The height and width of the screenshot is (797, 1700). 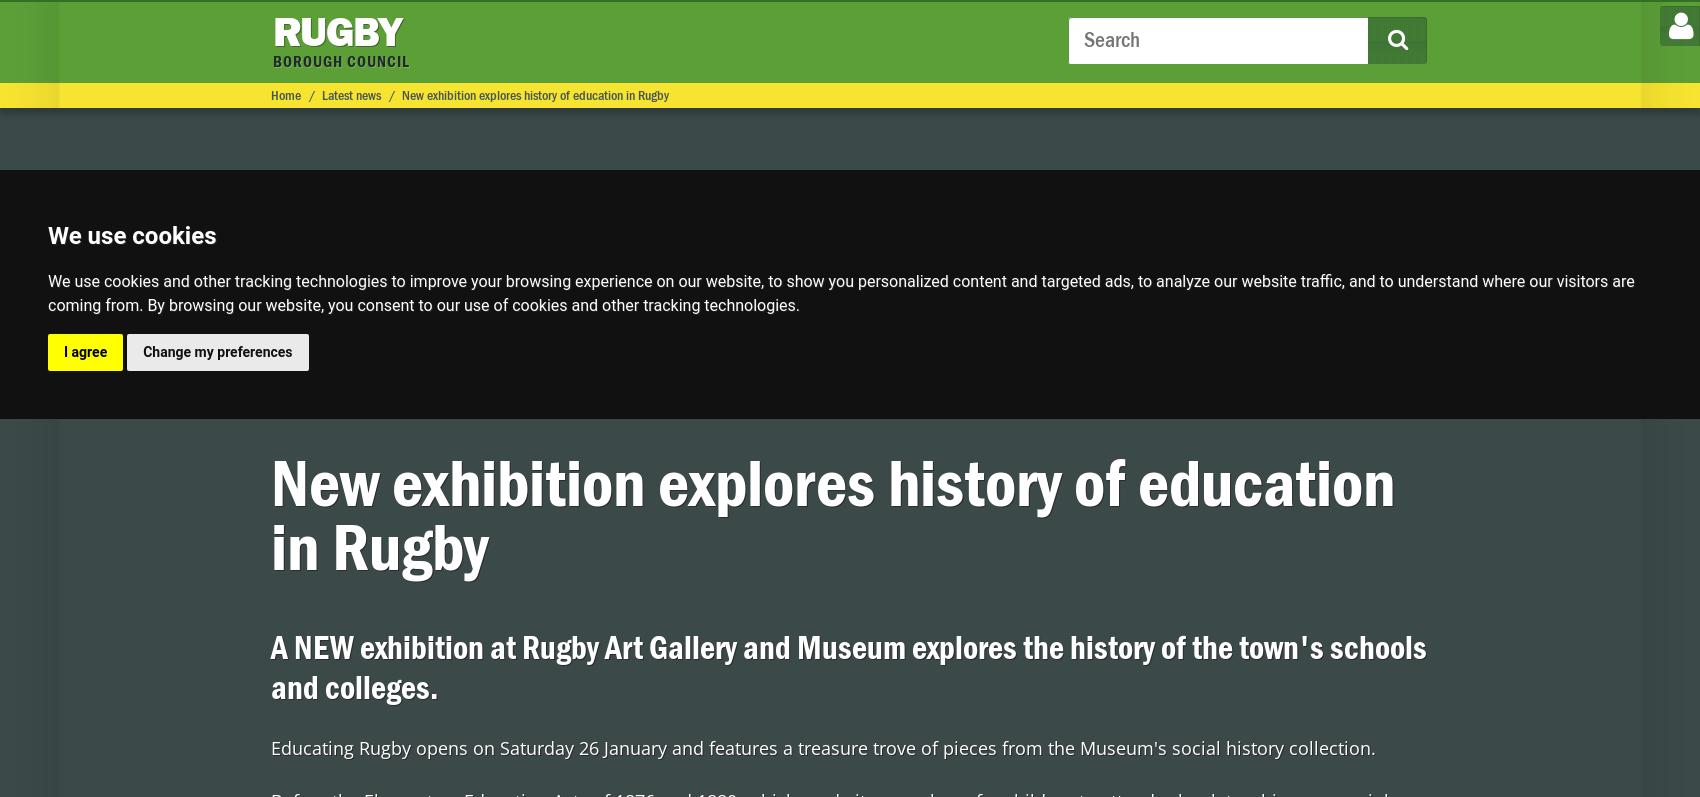 I want to click on 'A NEW exhibition at Rugby Art Gallery and Museum explores the history of the town's schools and colleges.', so click(x=846, y=668).